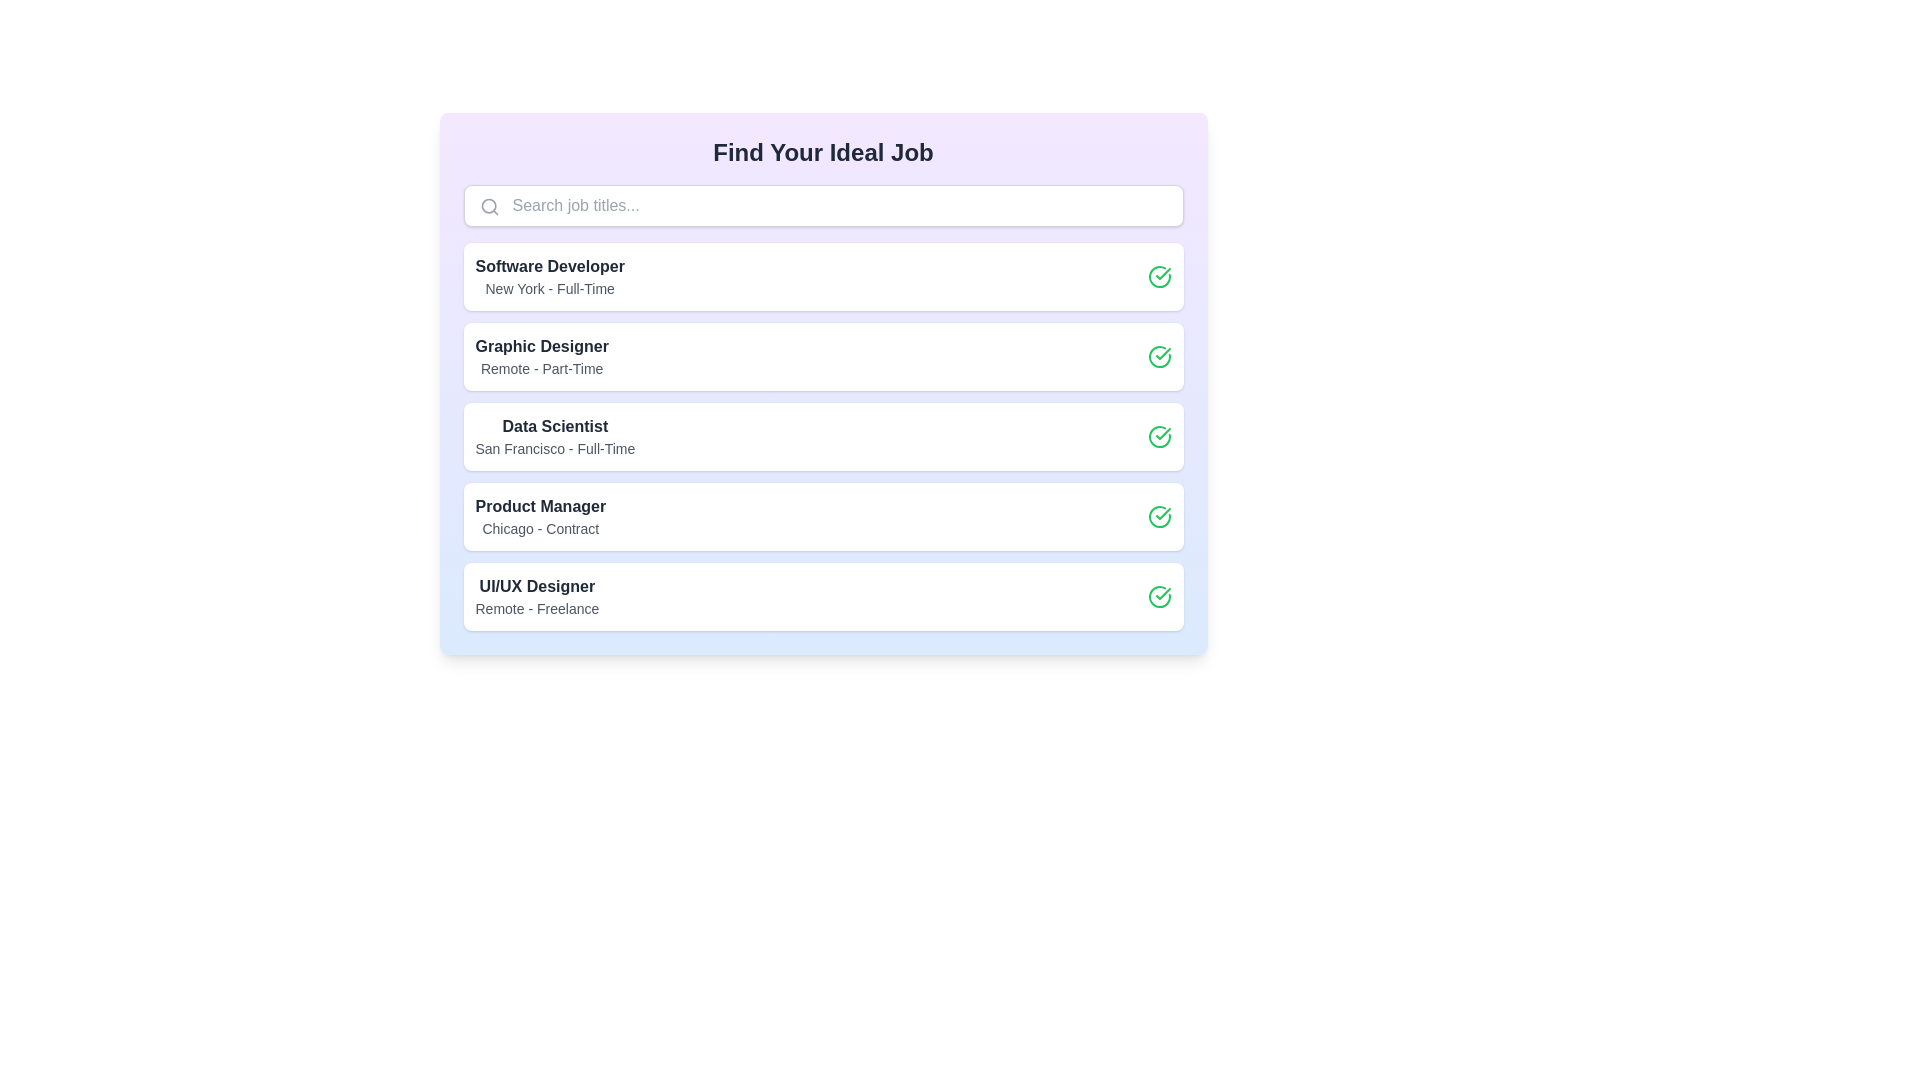 This screenshot has height=1080, width=1920. What do you see at coordinates (1159, 277) in the screenshot?
I see `the confirmation icon located to the far right of the first job title row, indicating action confirmation or status check` at bounding box center [1159, 277].